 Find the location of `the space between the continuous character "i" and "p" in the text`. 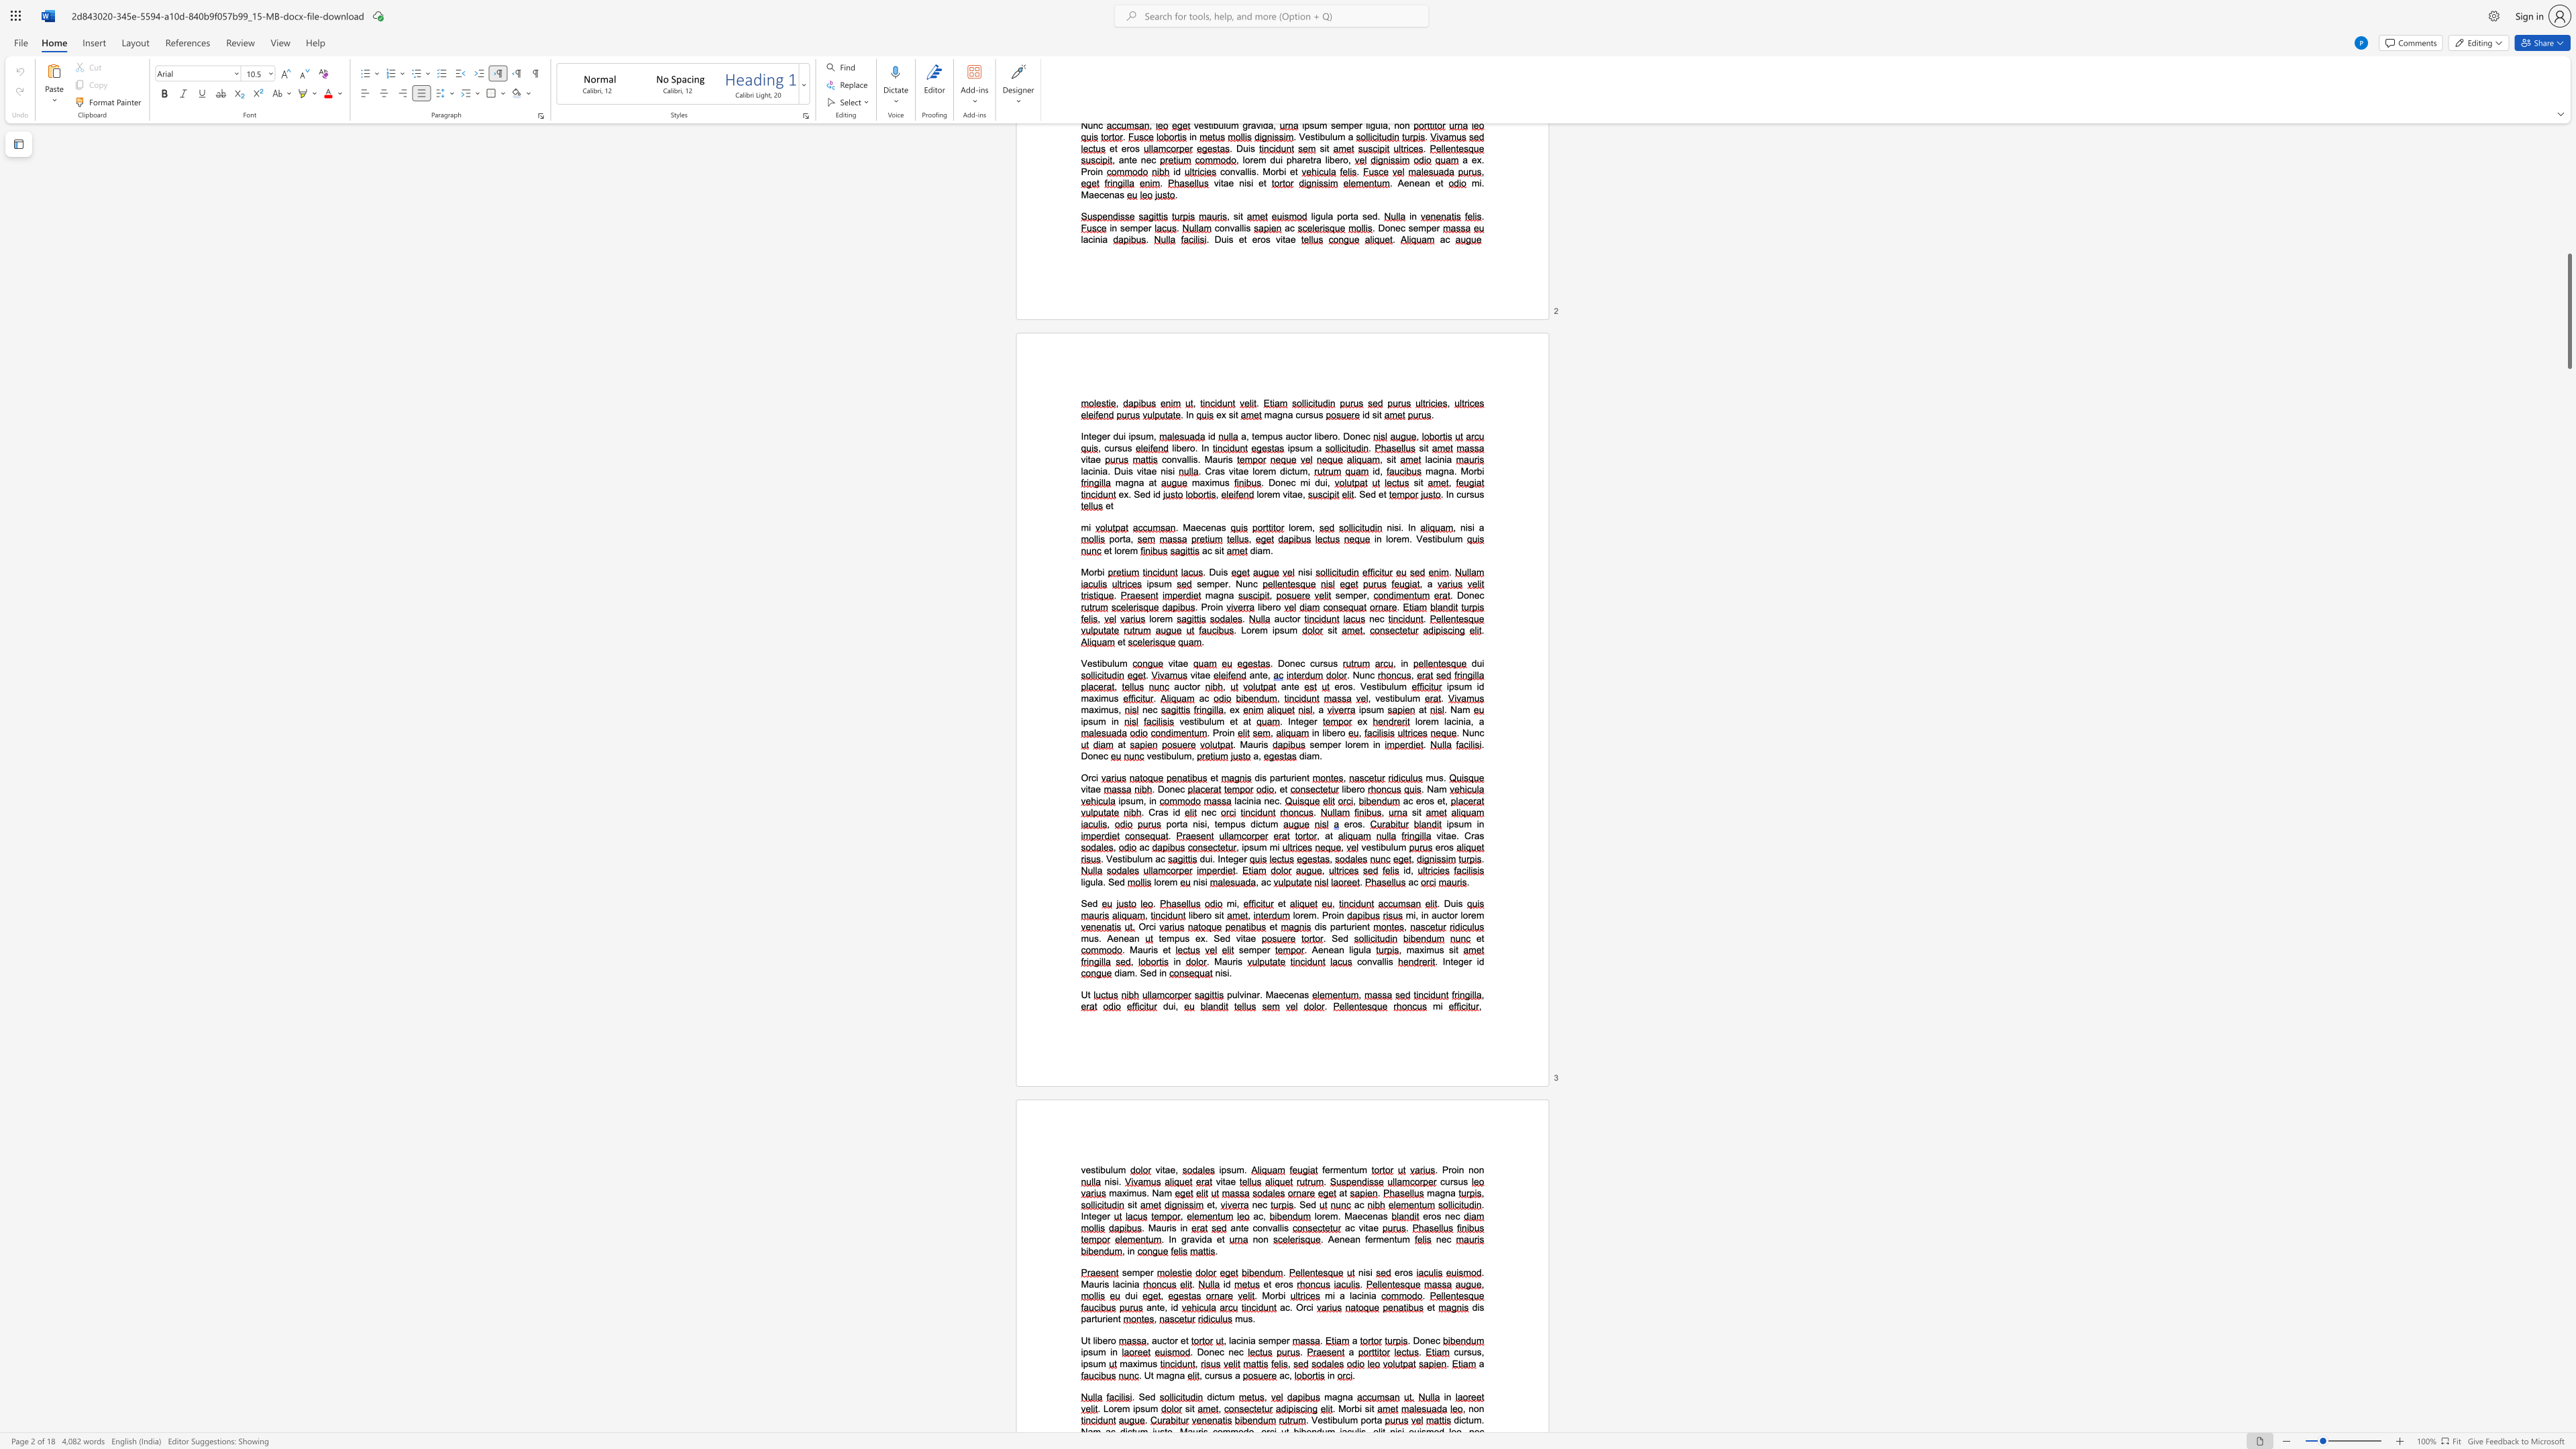

the space between the continuous character "i" and "p" in the text is located at coordinates (1120, 801).